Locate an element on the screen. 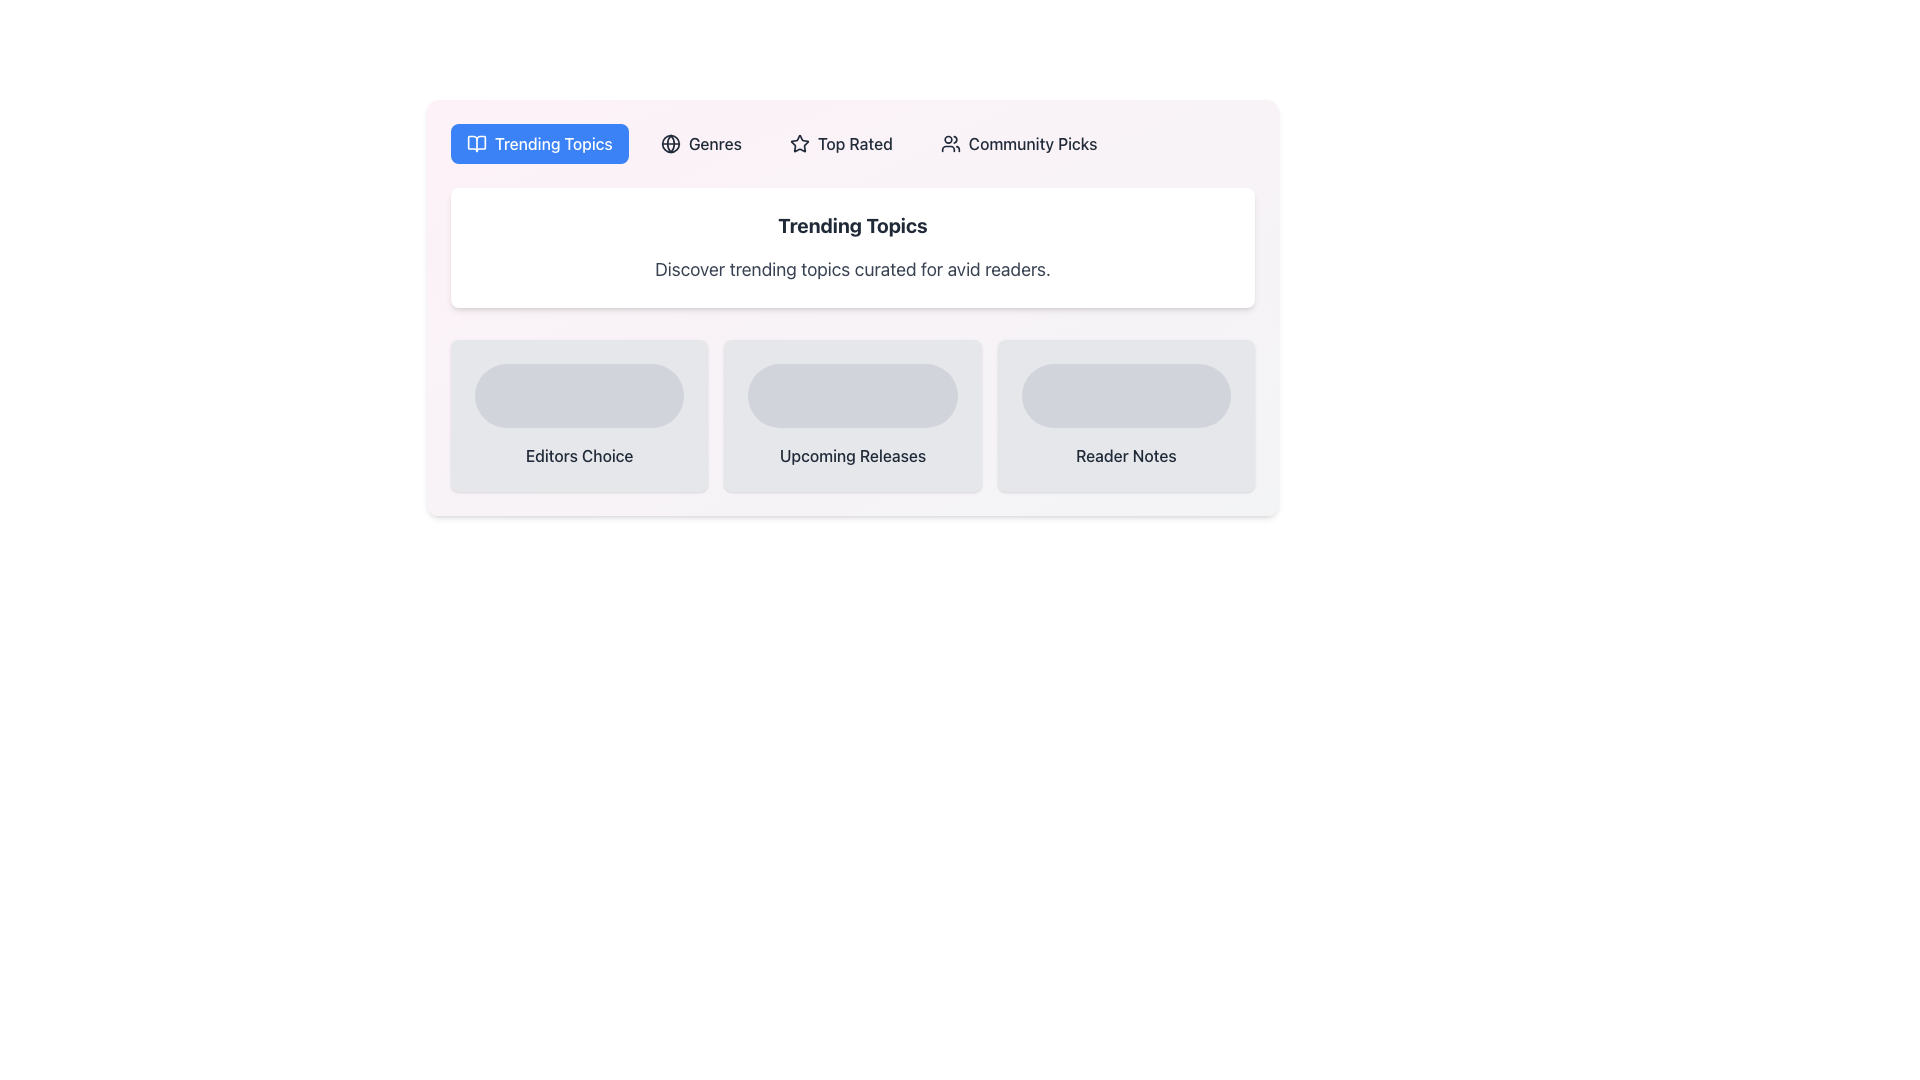  the second button in the navigation options is located at coordinates (700, 142).